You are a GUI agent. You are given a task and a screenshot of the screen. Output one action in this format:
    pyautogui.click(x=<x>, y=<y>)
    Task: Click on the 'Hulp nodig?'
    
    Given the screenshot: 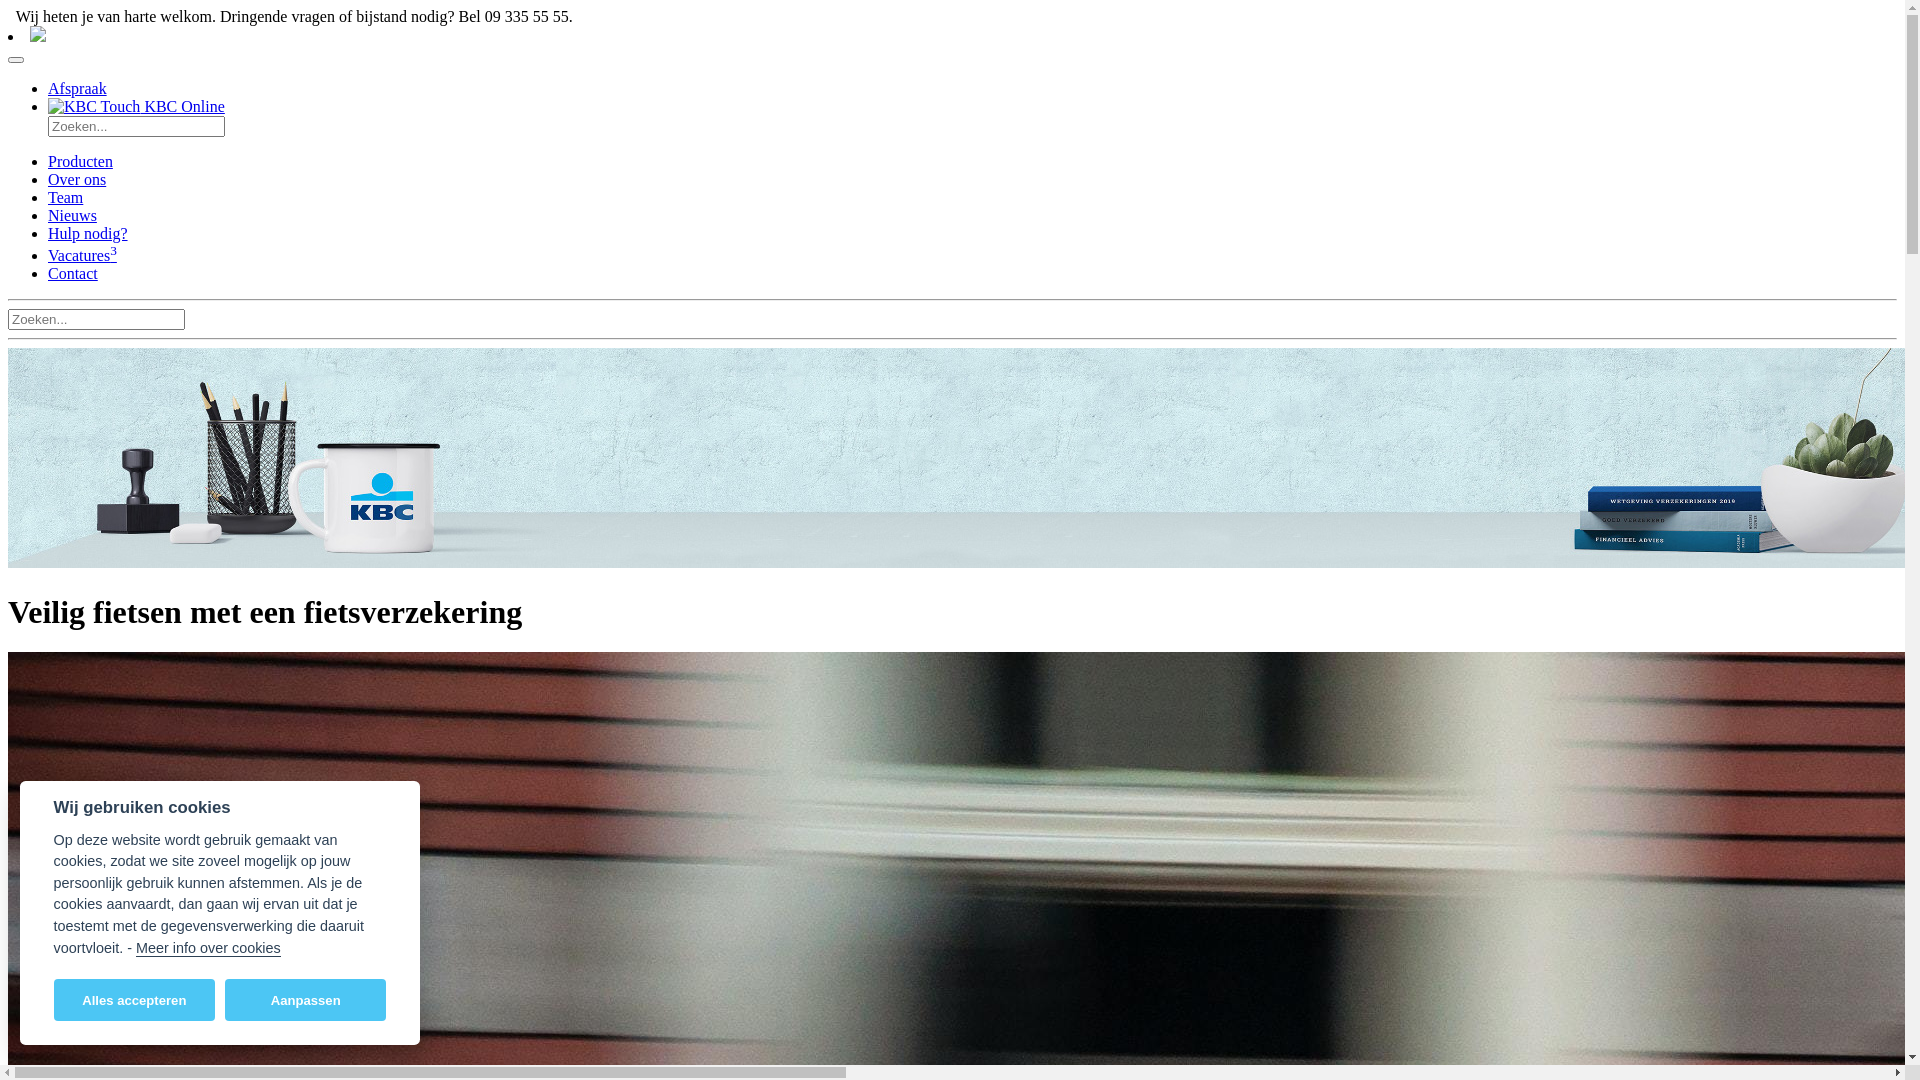 What is the action you would take?
    pyautogui.click(x=86, y=232)
    